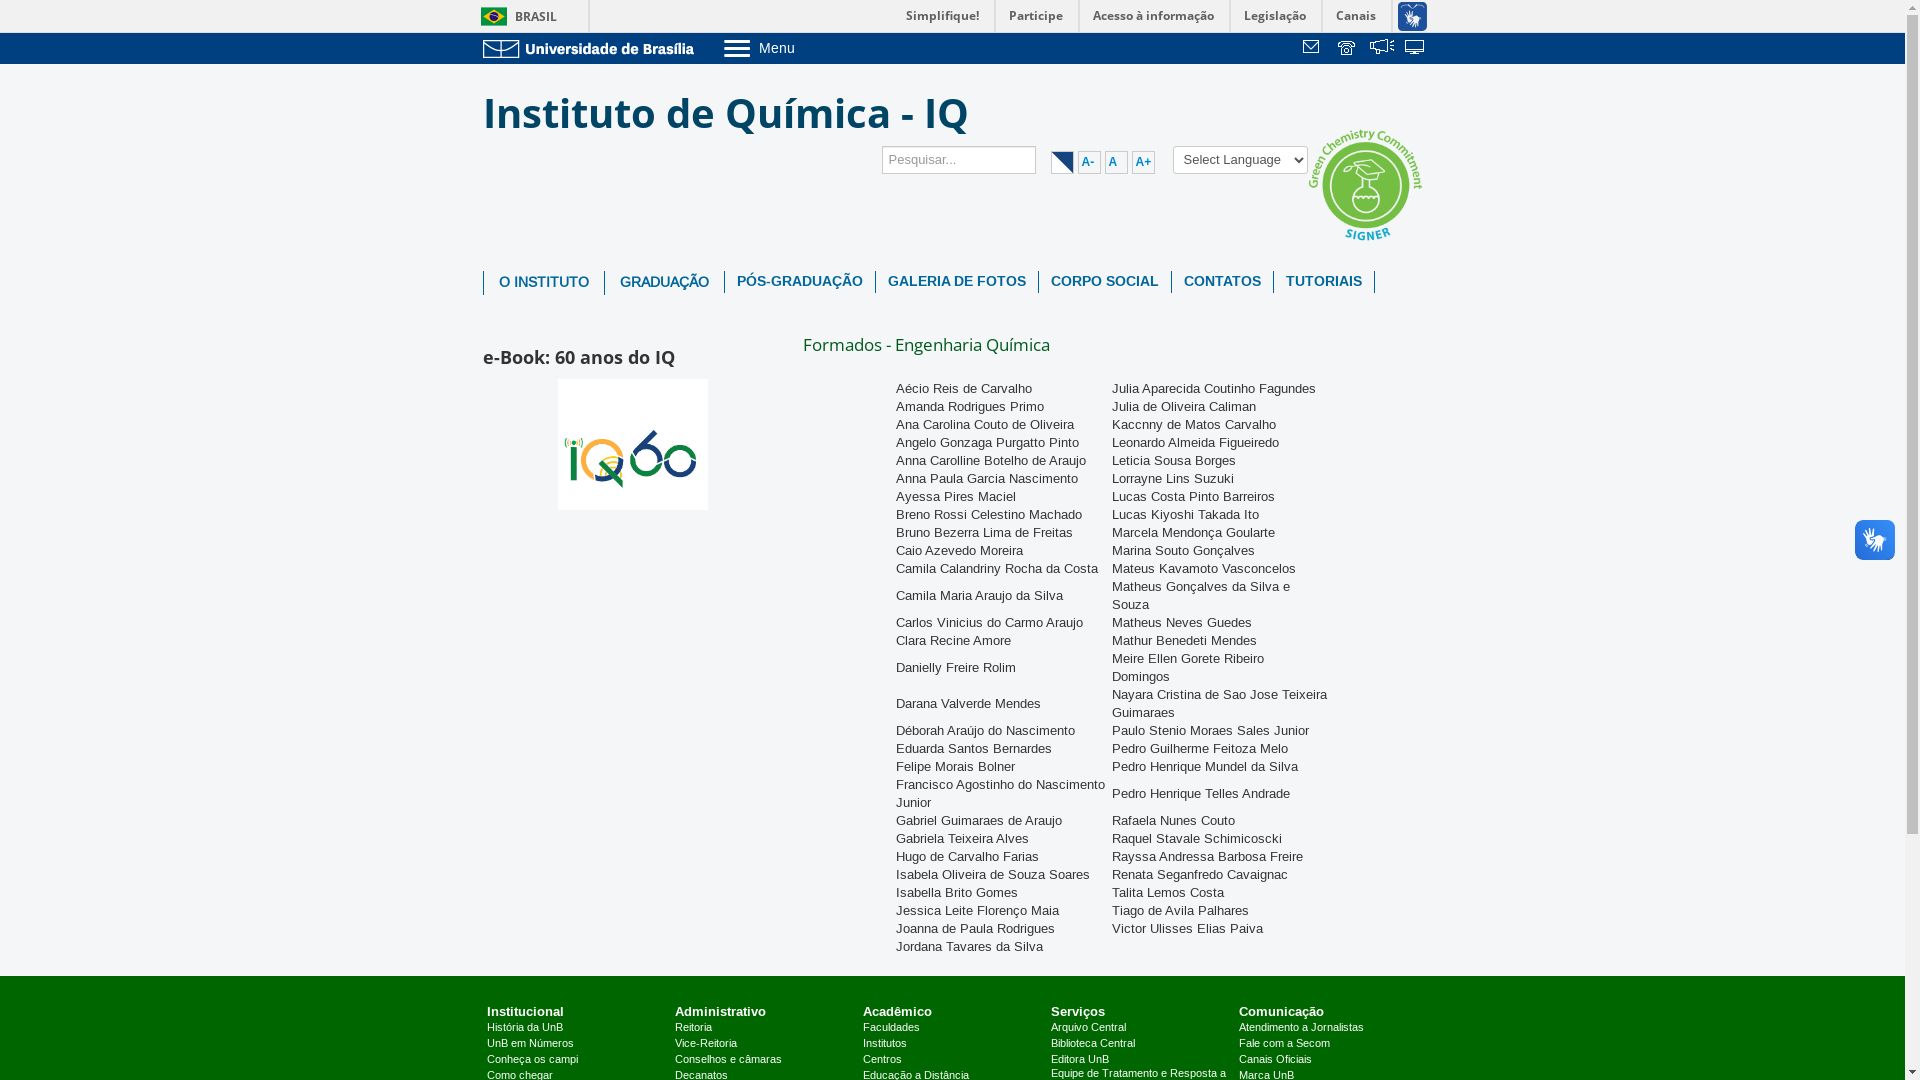 The image size is (1920, 1080). What do you see at coordinates (1103, 281) in the screenshot?
I see `'CORPO SOCIAL'` at bounding box center [1103, 281].